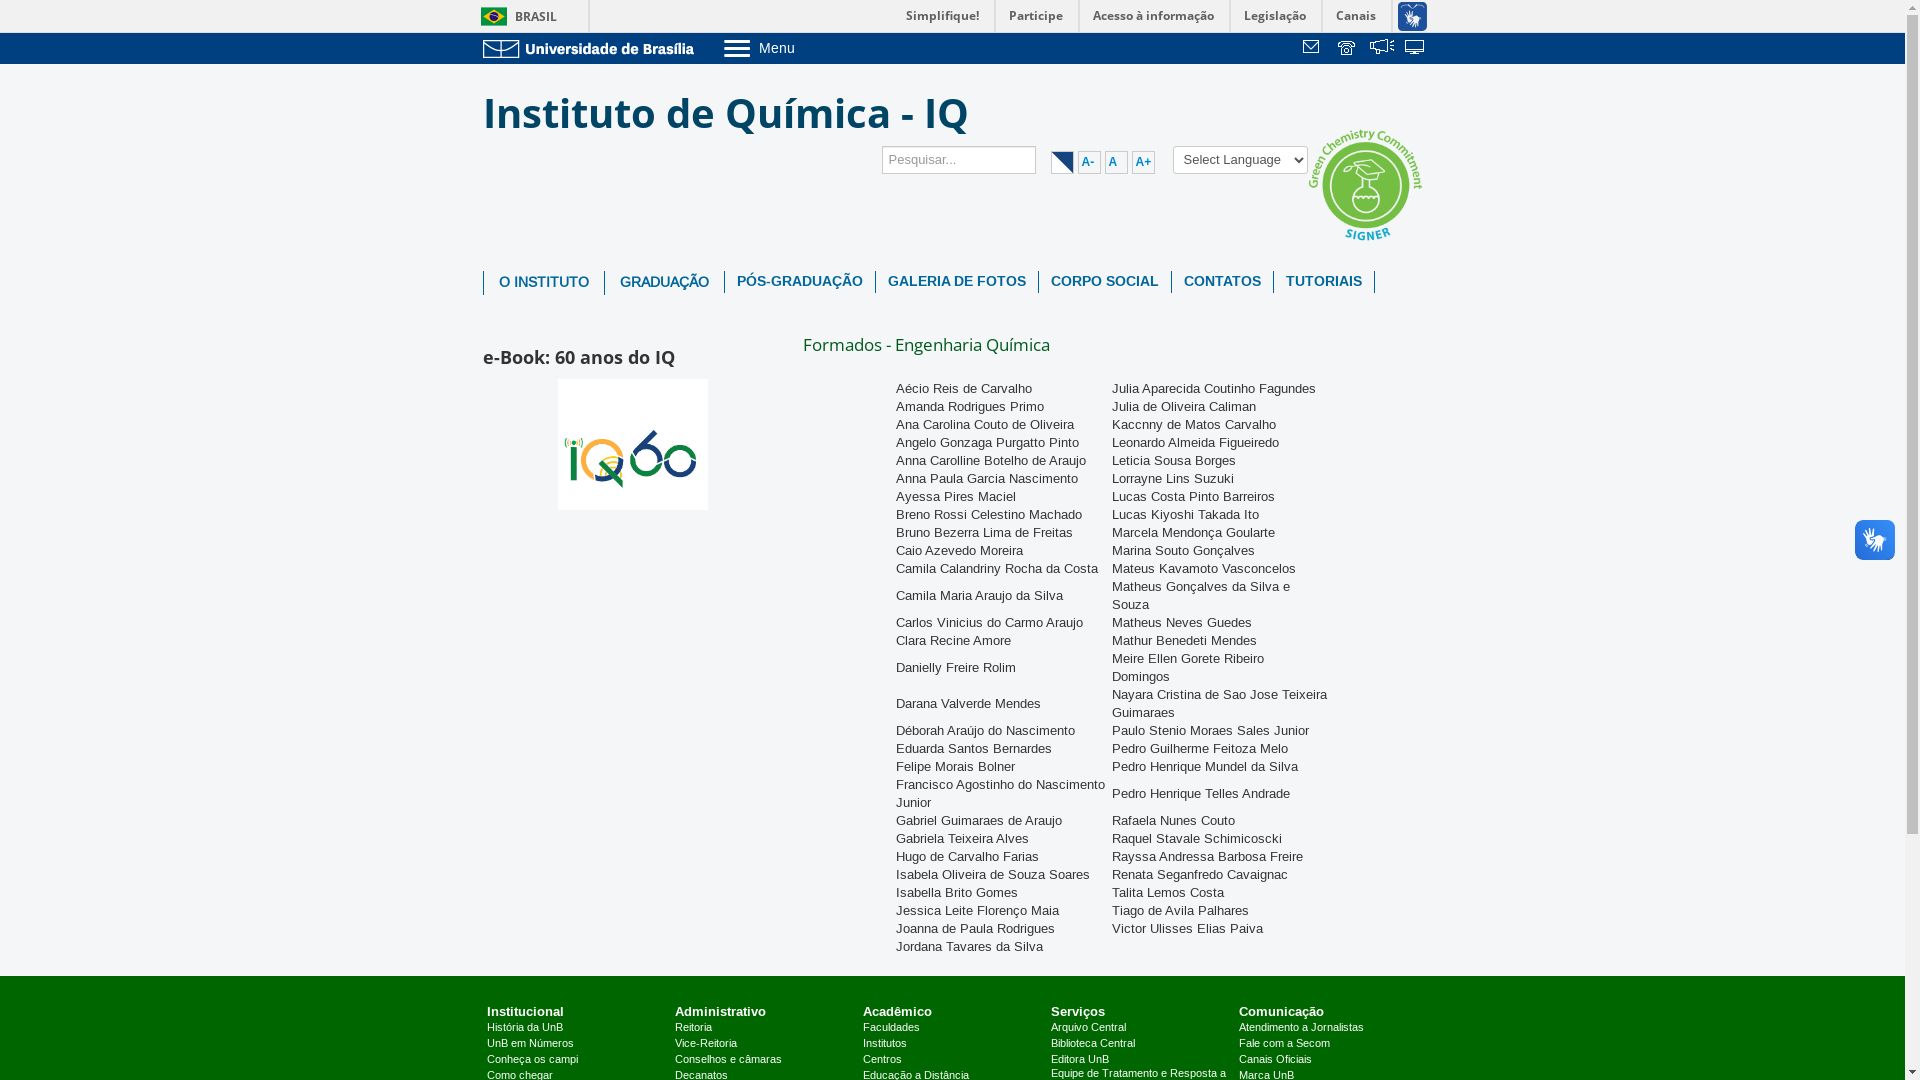 The image size is (1920, 1080). What do you see at coordinates (1103, 281) in the screenshot?
I see `'CORPO SOCIAL'` at bounding box center [1103, 281].